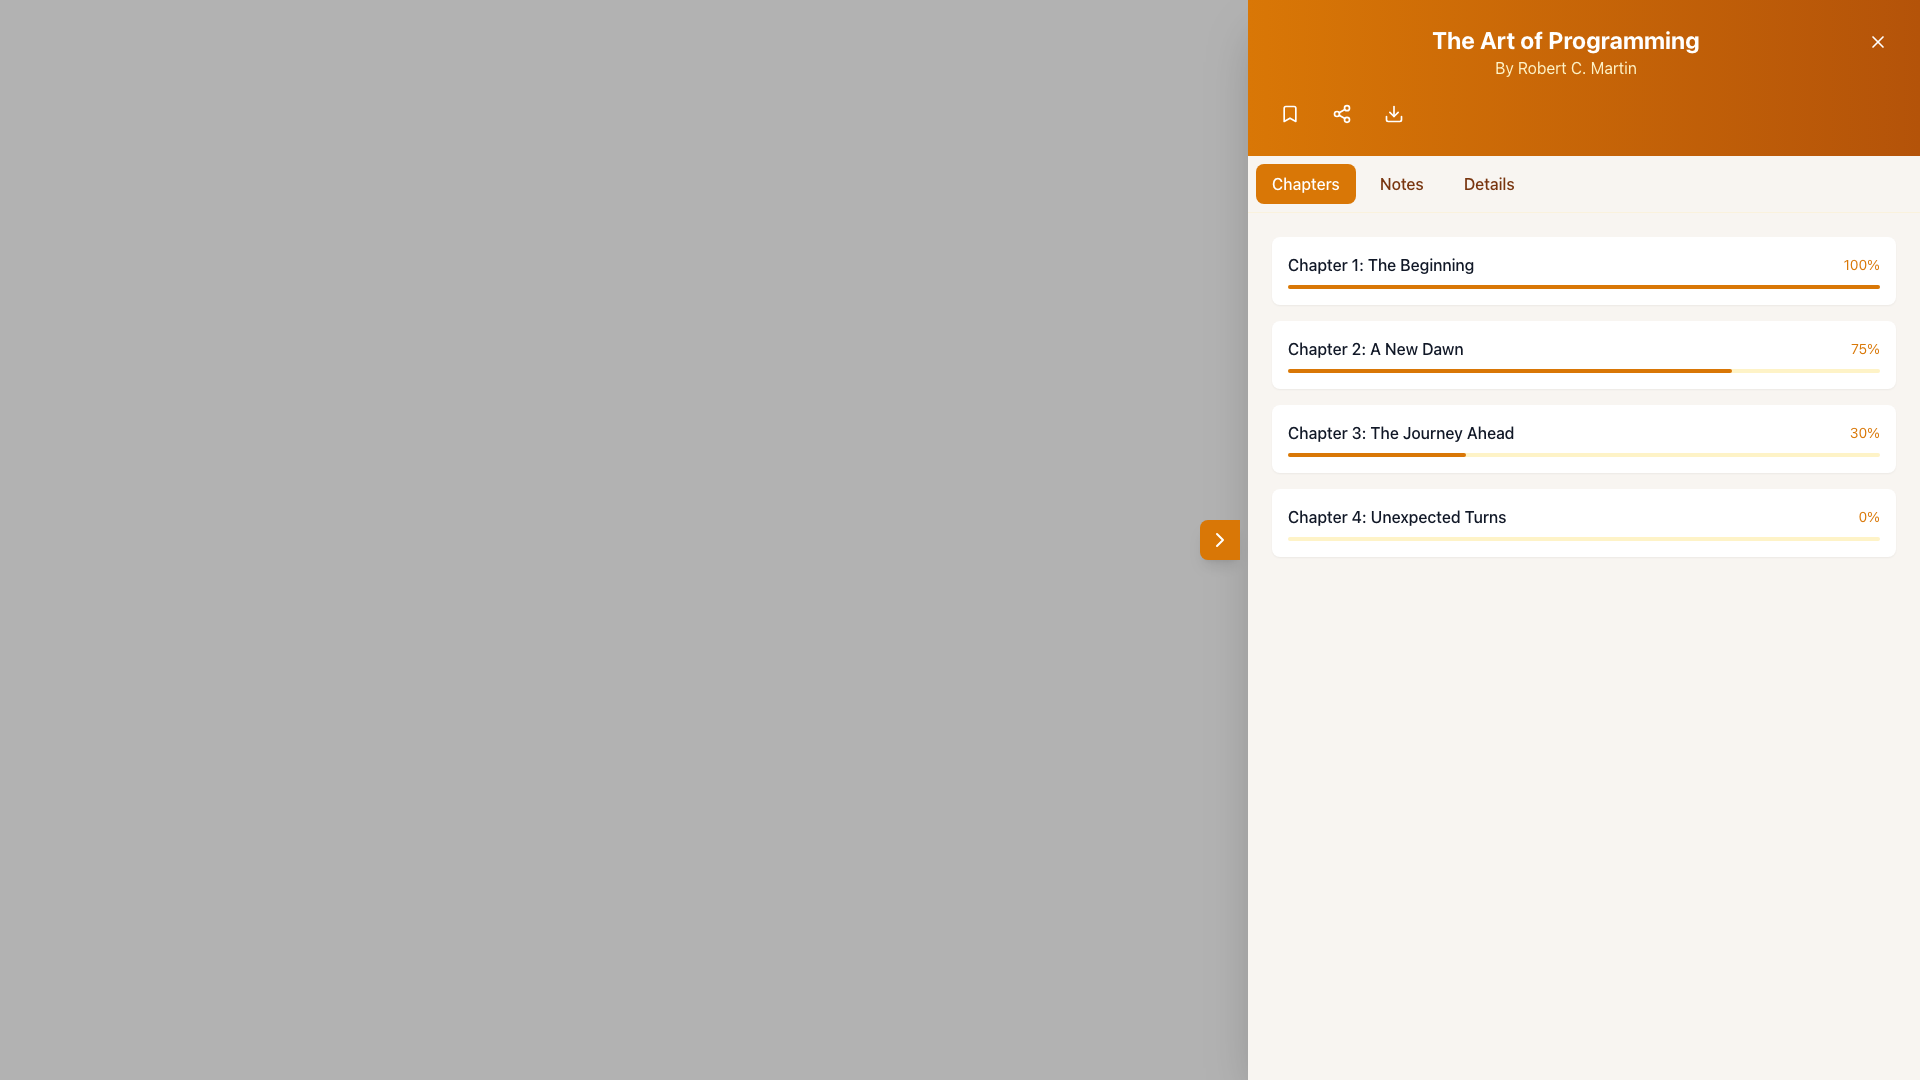 The image size is (1920, 1080). Describe the element at coordinates (1290, 114) in the screenshot. I see `the bookmark icon located in the top-left area of the title bar` at that location.